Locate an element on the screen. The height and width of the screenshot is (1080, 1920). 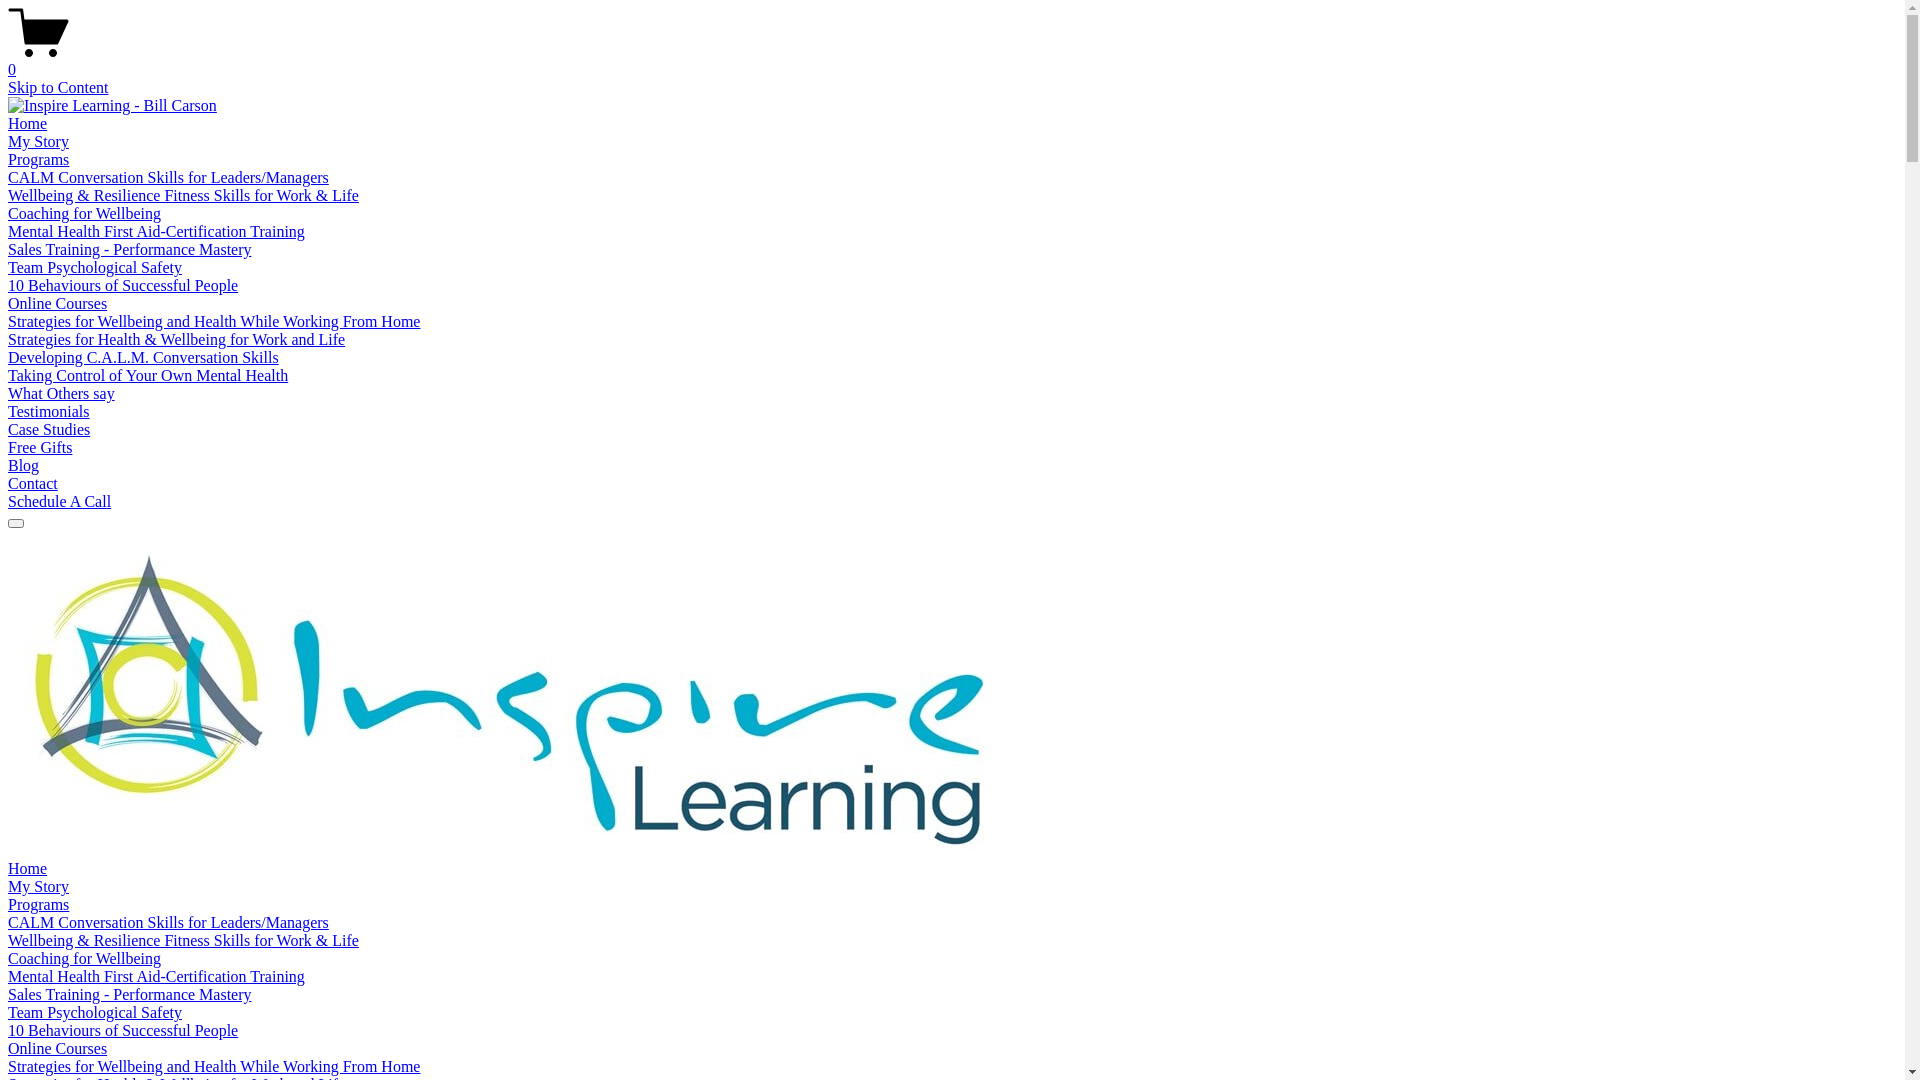
'Schedule A Call' is located at coordinates (59, 500).